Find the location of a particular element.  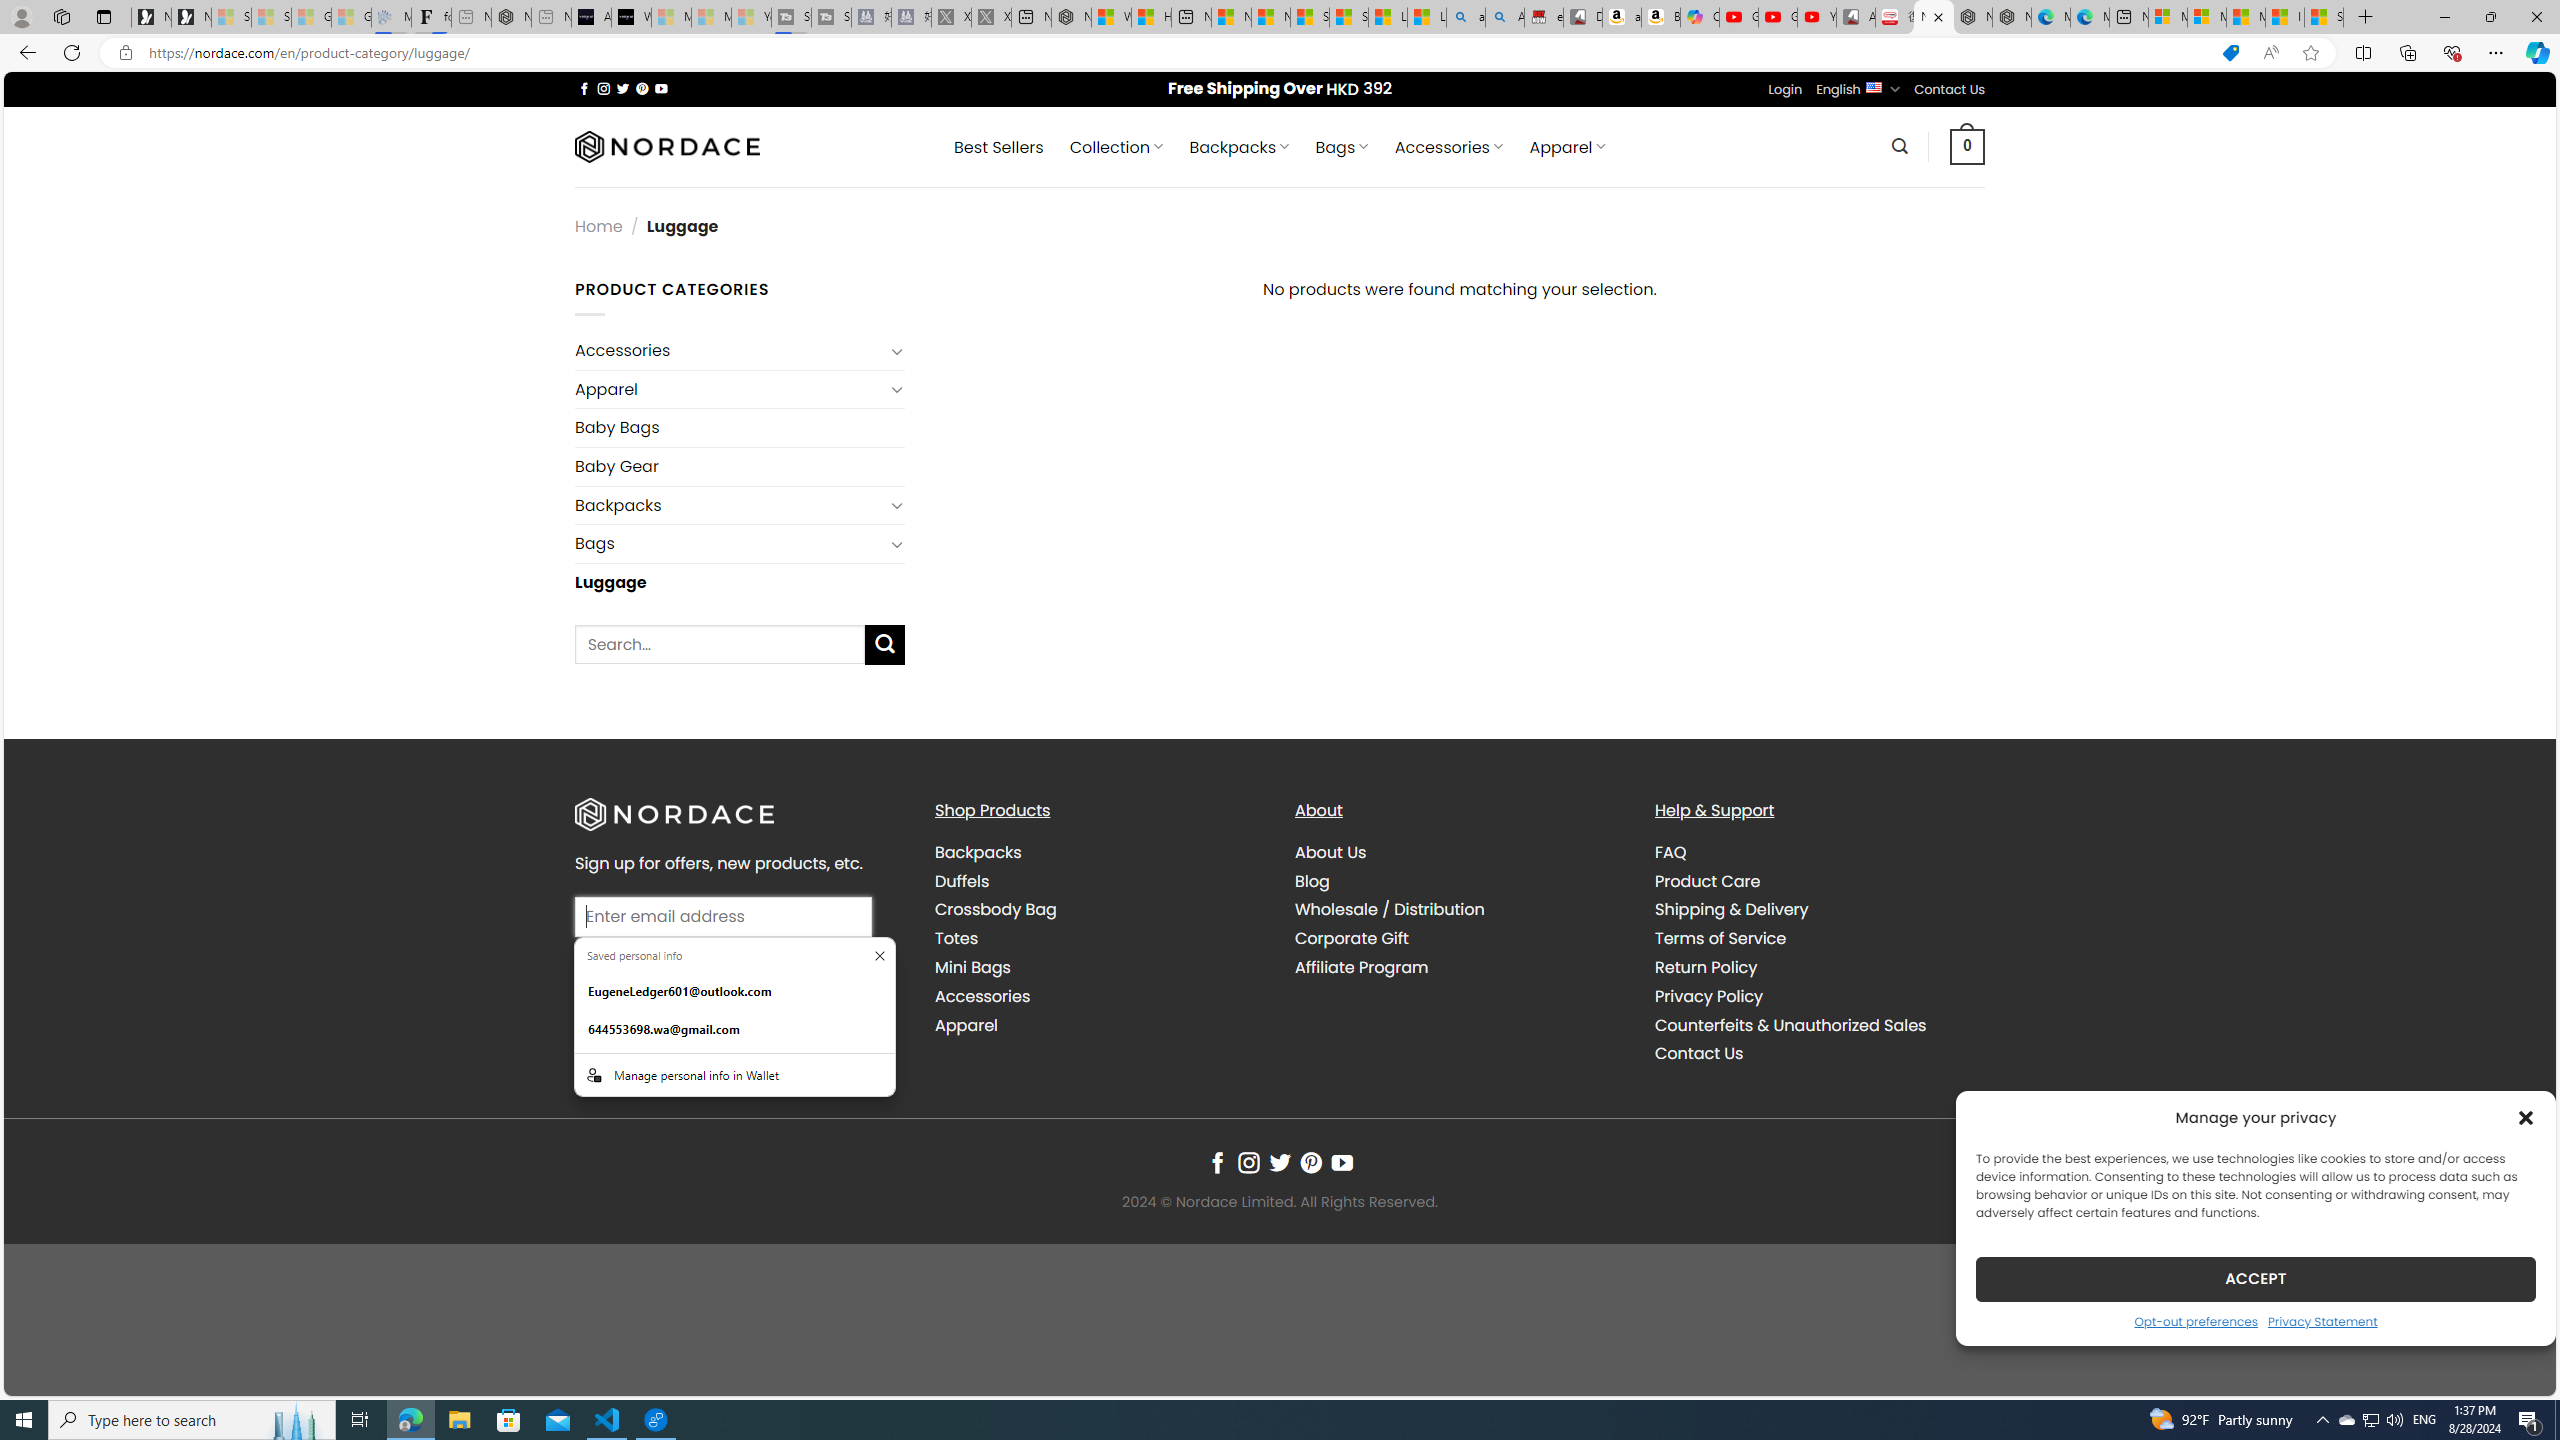

'What' is located at coordinates (631, 16).